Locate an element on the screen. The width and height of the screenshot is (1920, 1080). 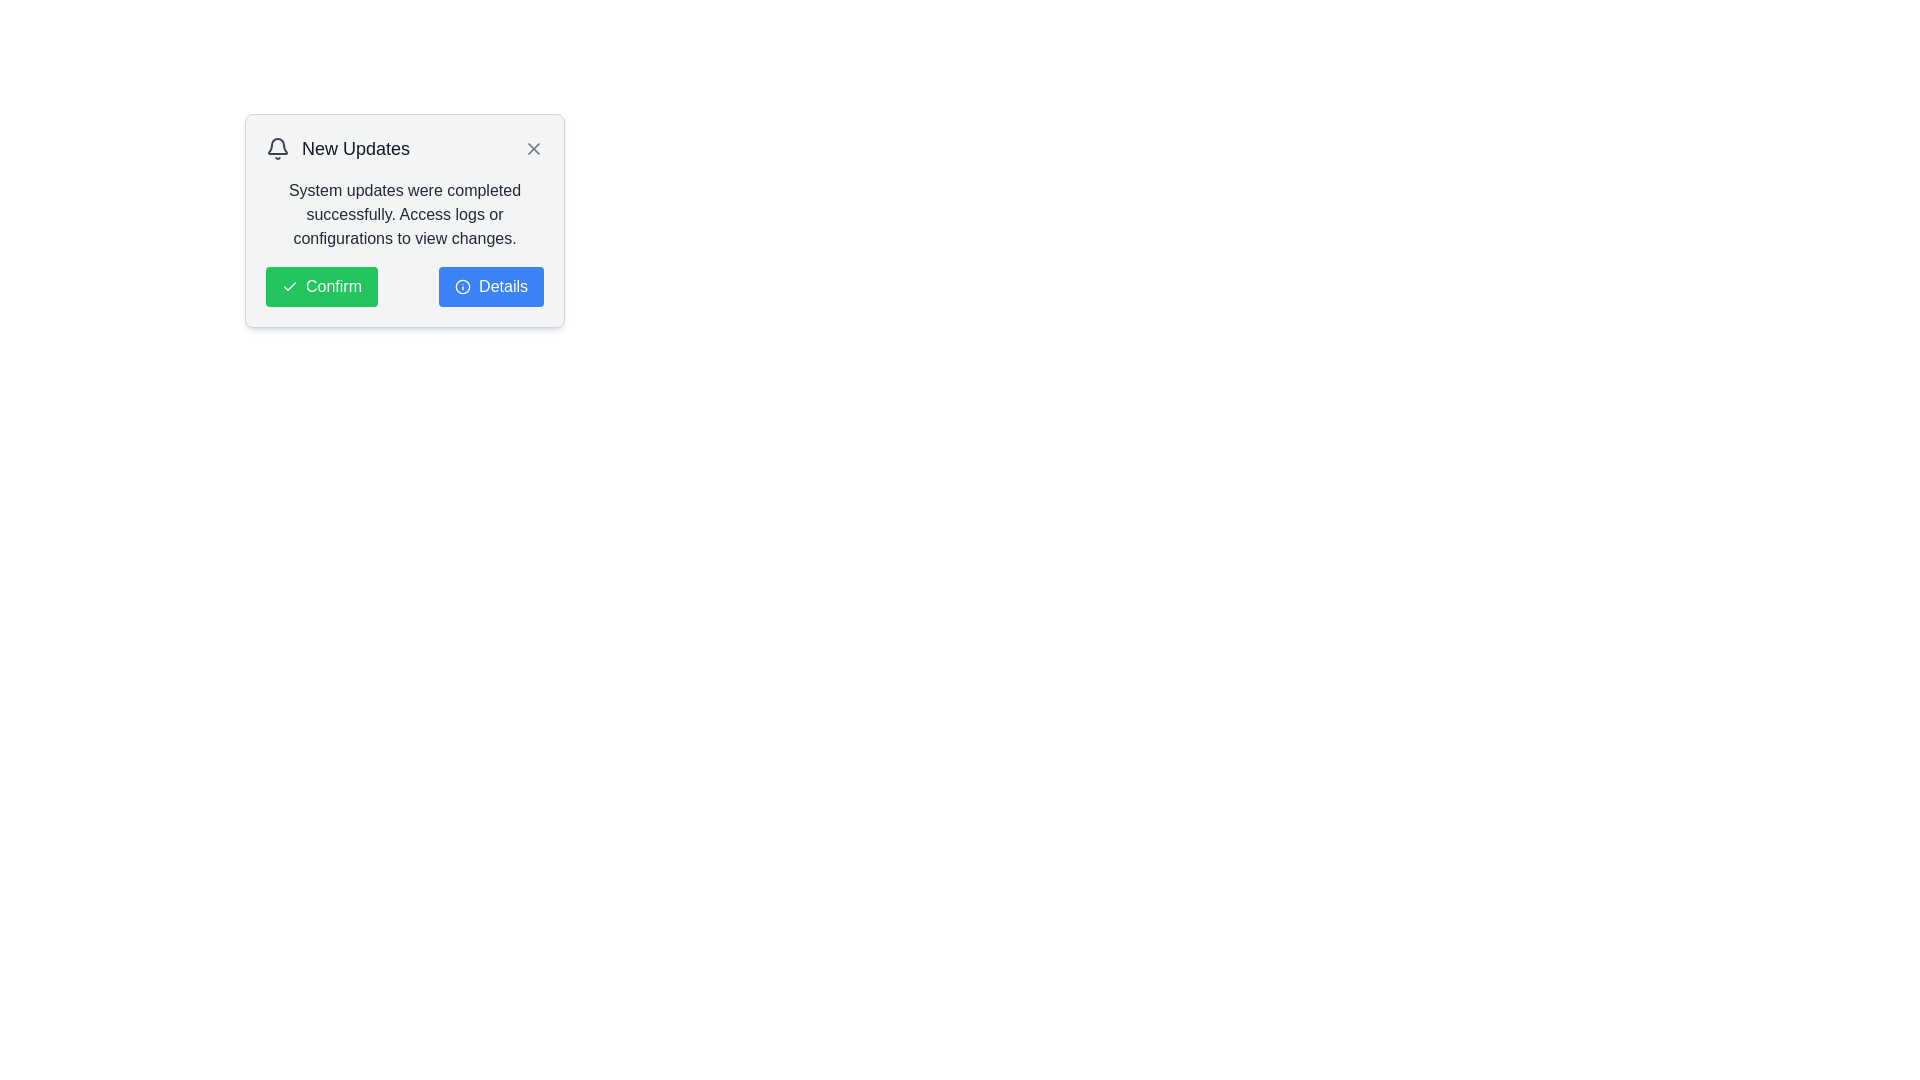
the informative text block that conveys messages about recent system updates, located below the title 'New Updates' and above the 'Confirm' and 'Details' buttons is located at coordinates (403, 215).